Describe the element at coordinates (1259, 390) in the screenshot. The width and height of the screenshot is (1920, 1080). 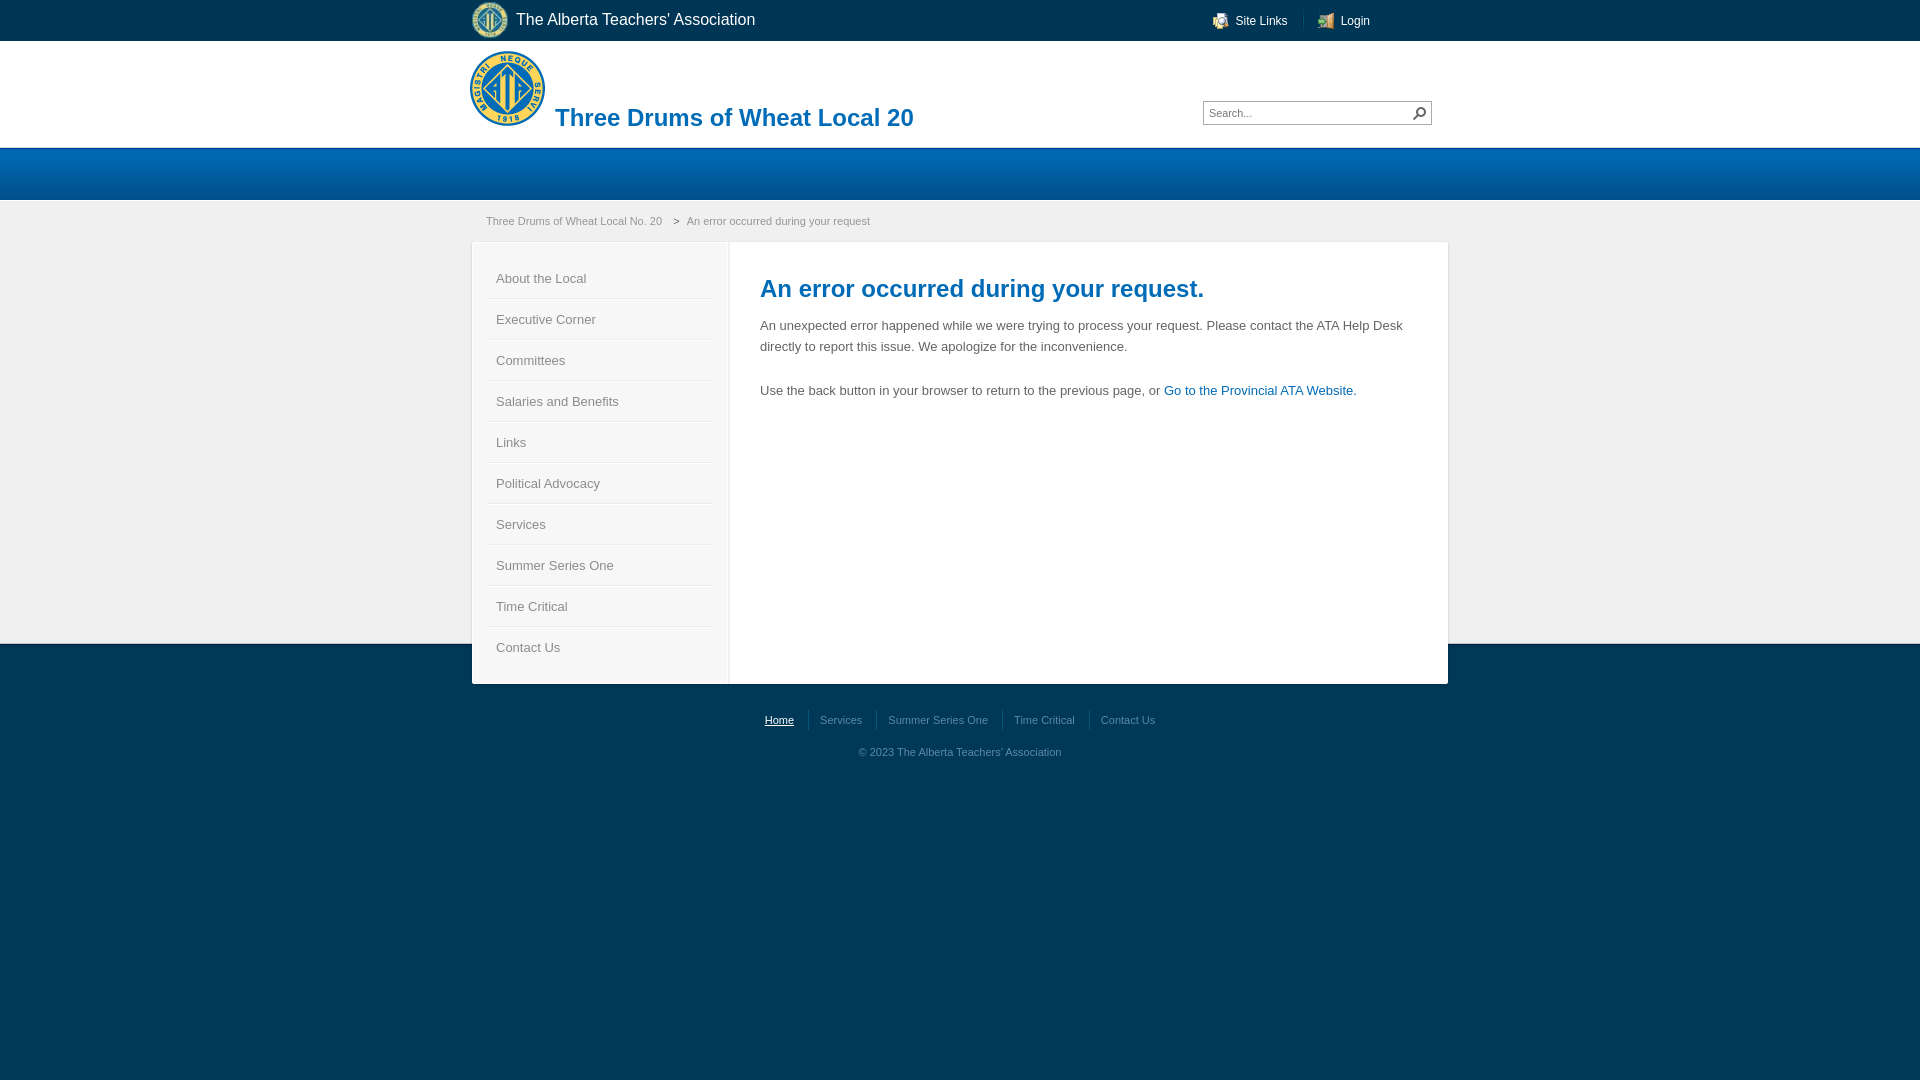
I see `'Go to the Provincial ATA Website.'` at that location.